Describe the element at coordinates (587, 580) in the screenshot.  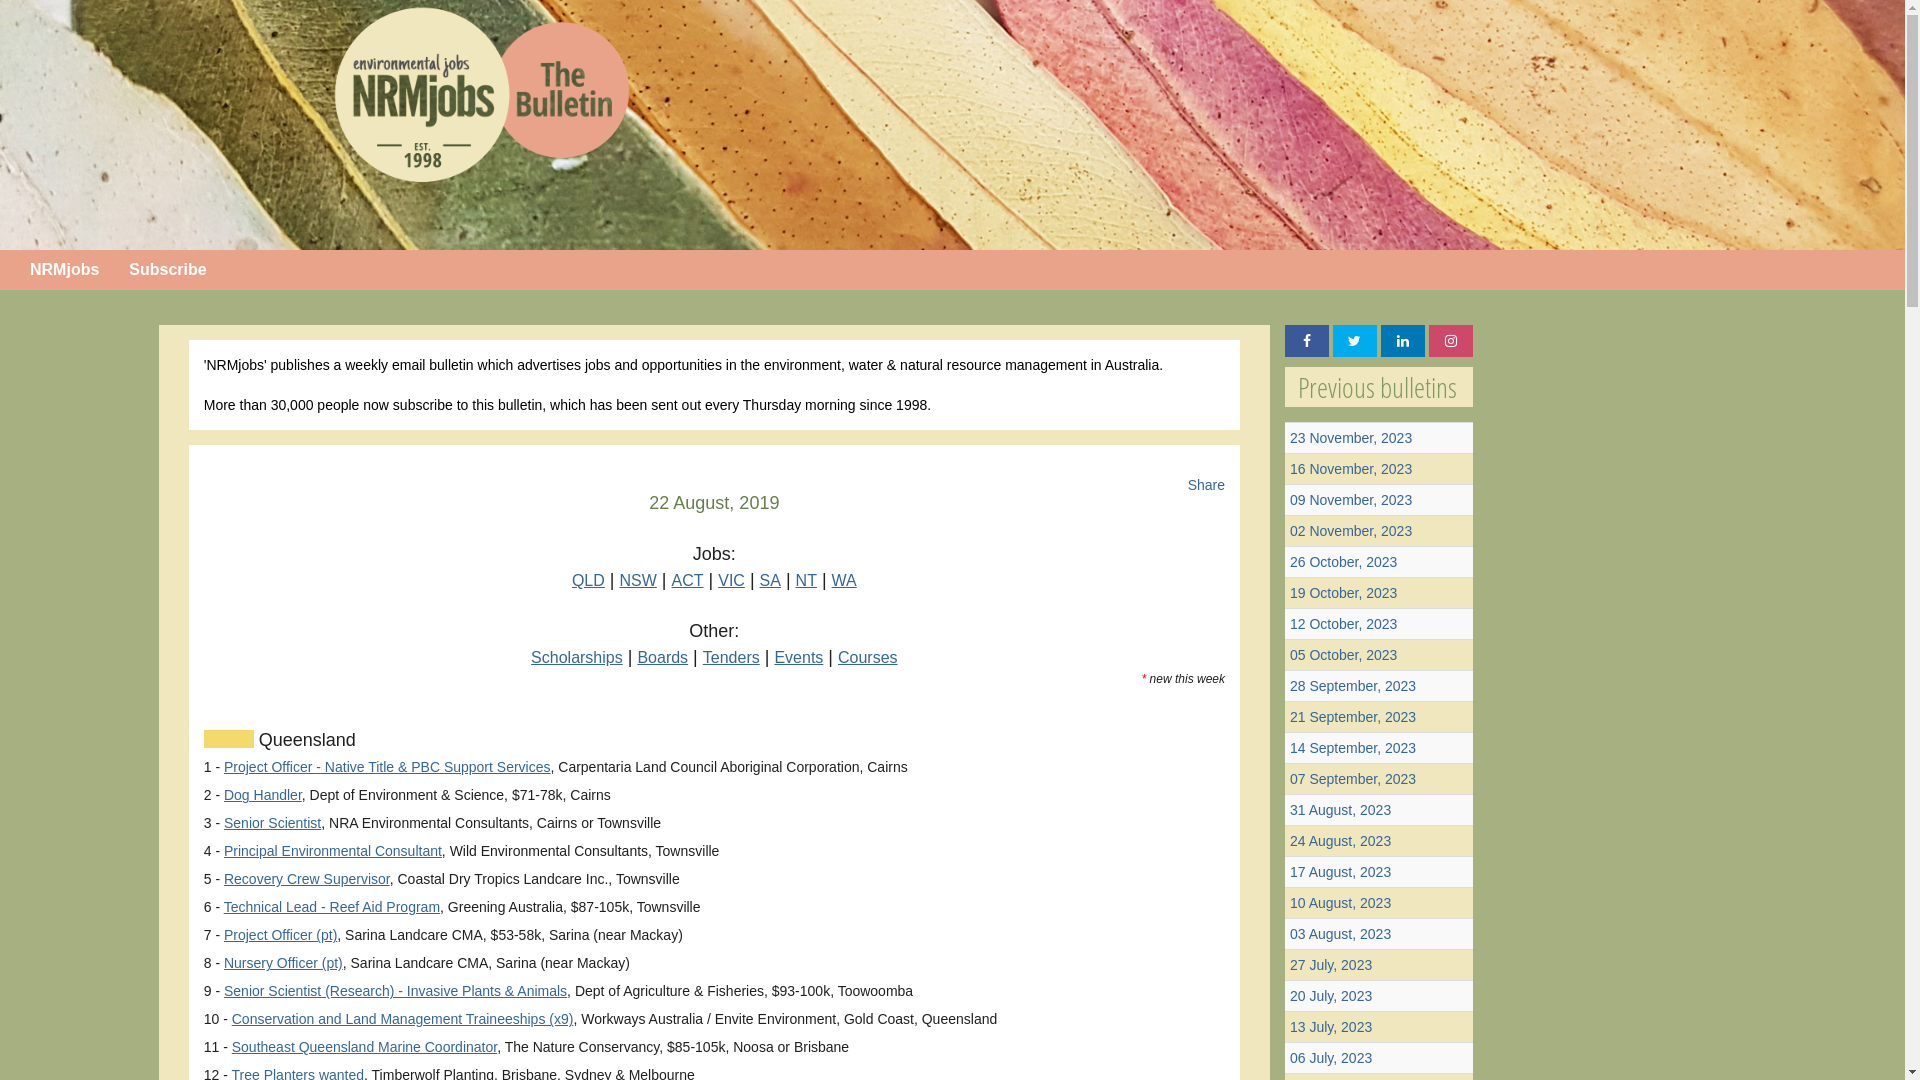
I see `'QLD'` at that location.